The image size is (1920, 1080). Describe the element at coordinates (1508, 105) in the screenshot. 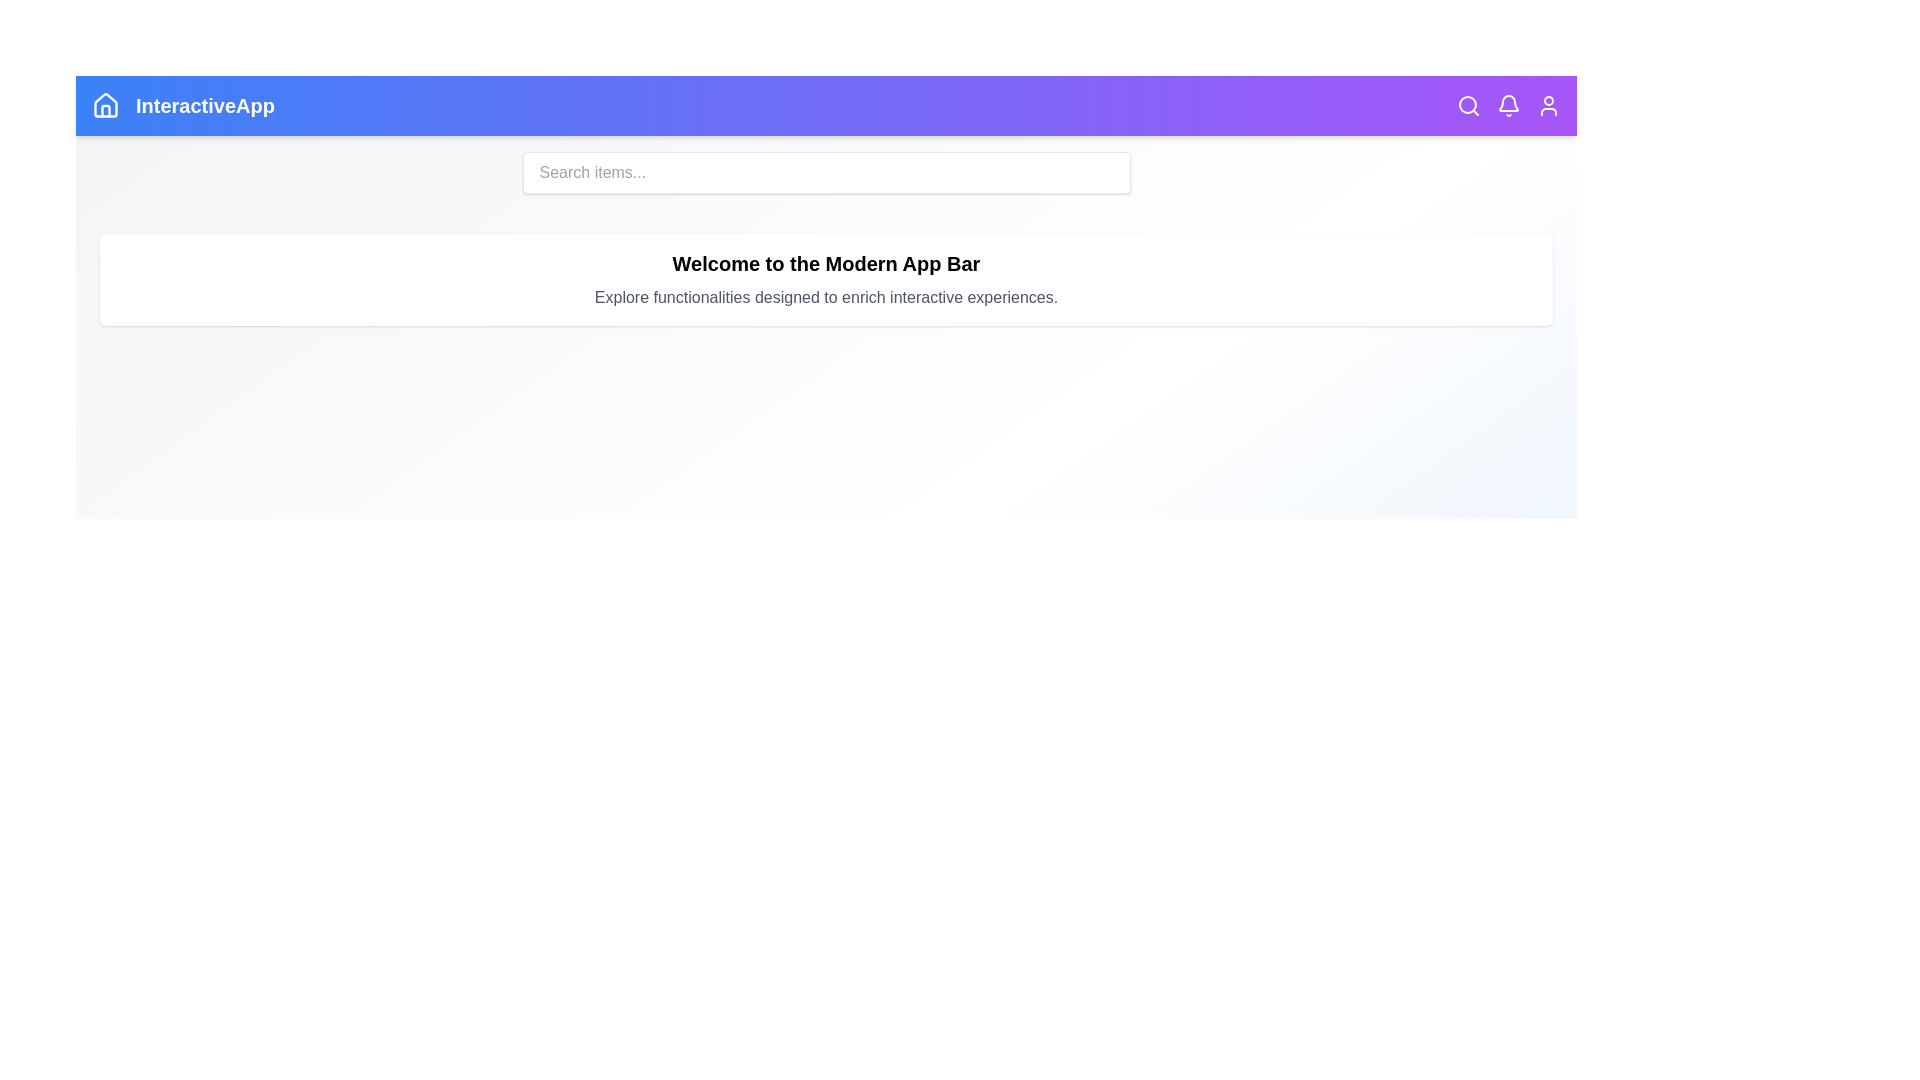

I see `the 'Bell' icon to view notifications` at that location.